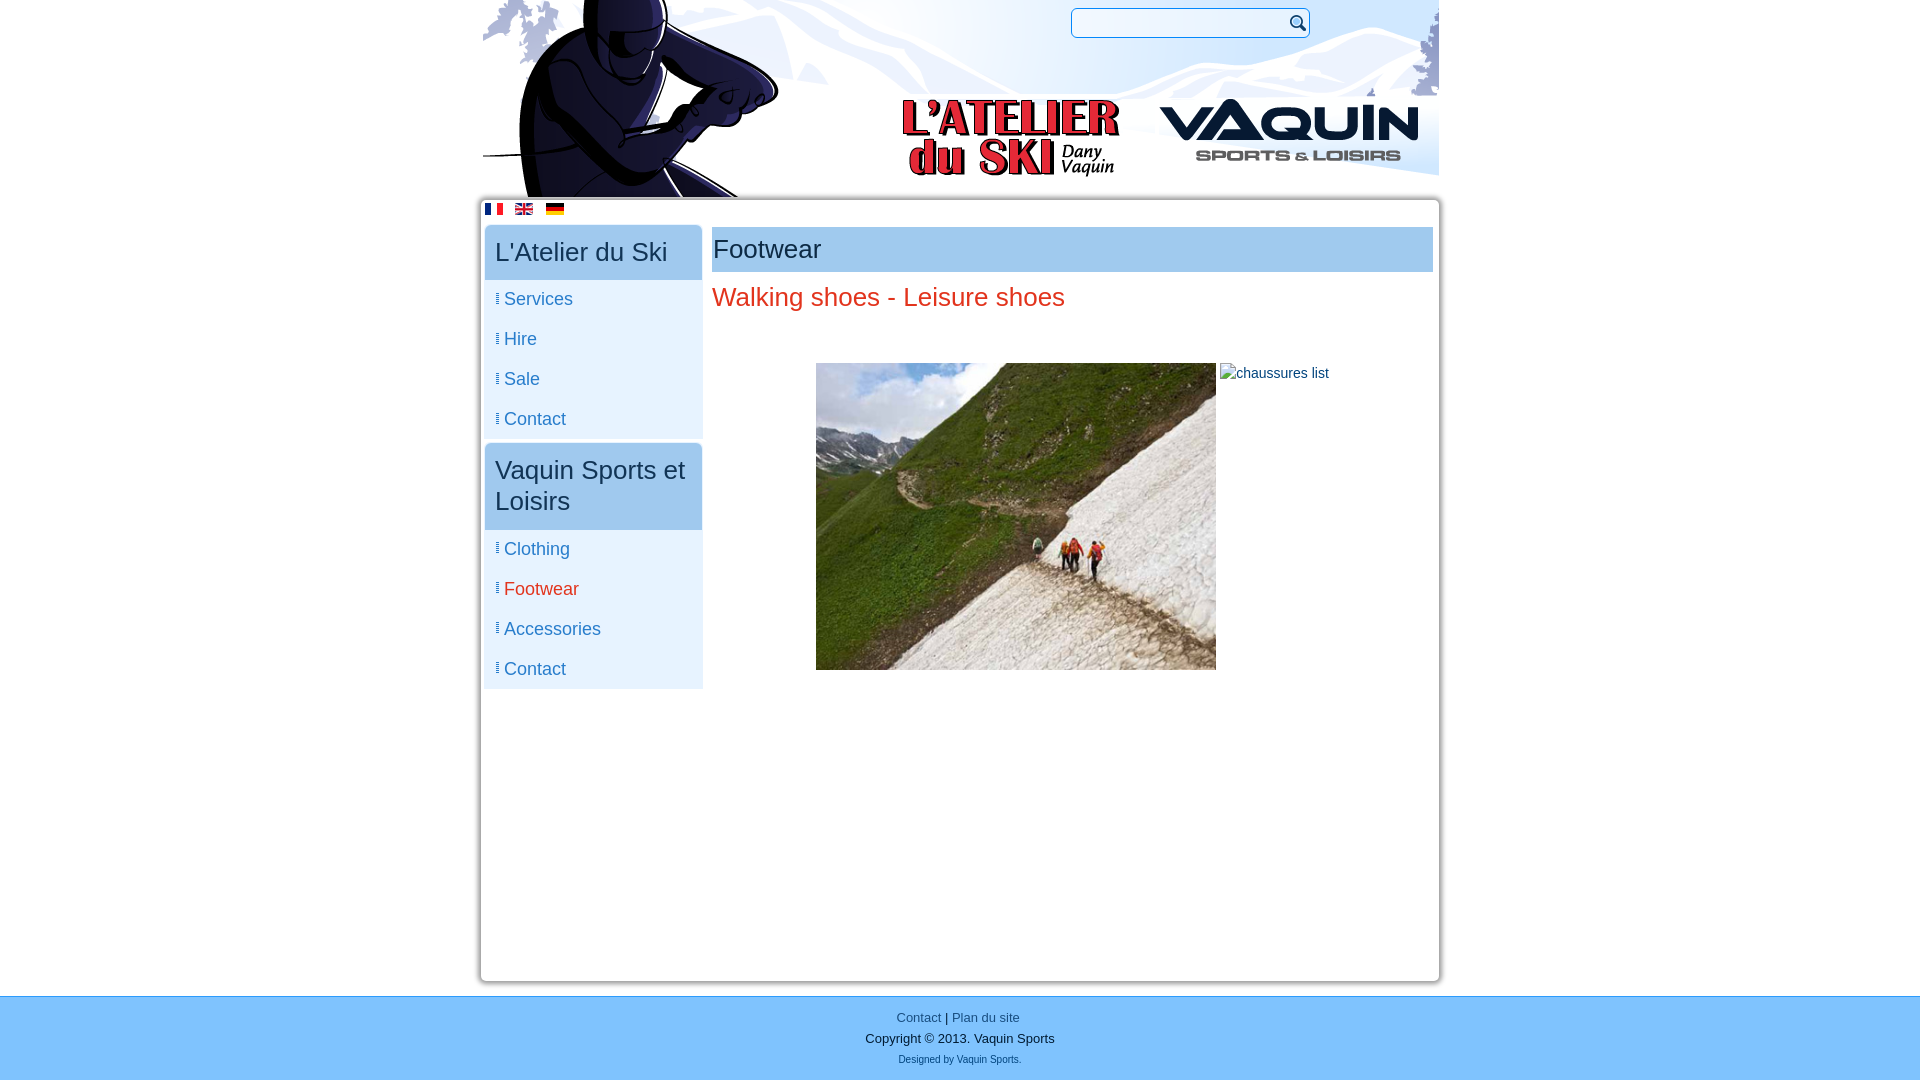 This screenshot has height=1080, width=1920. Describe the element at coordinates (592, 588) in the screenshot. I see `'Footwear'` at that location.